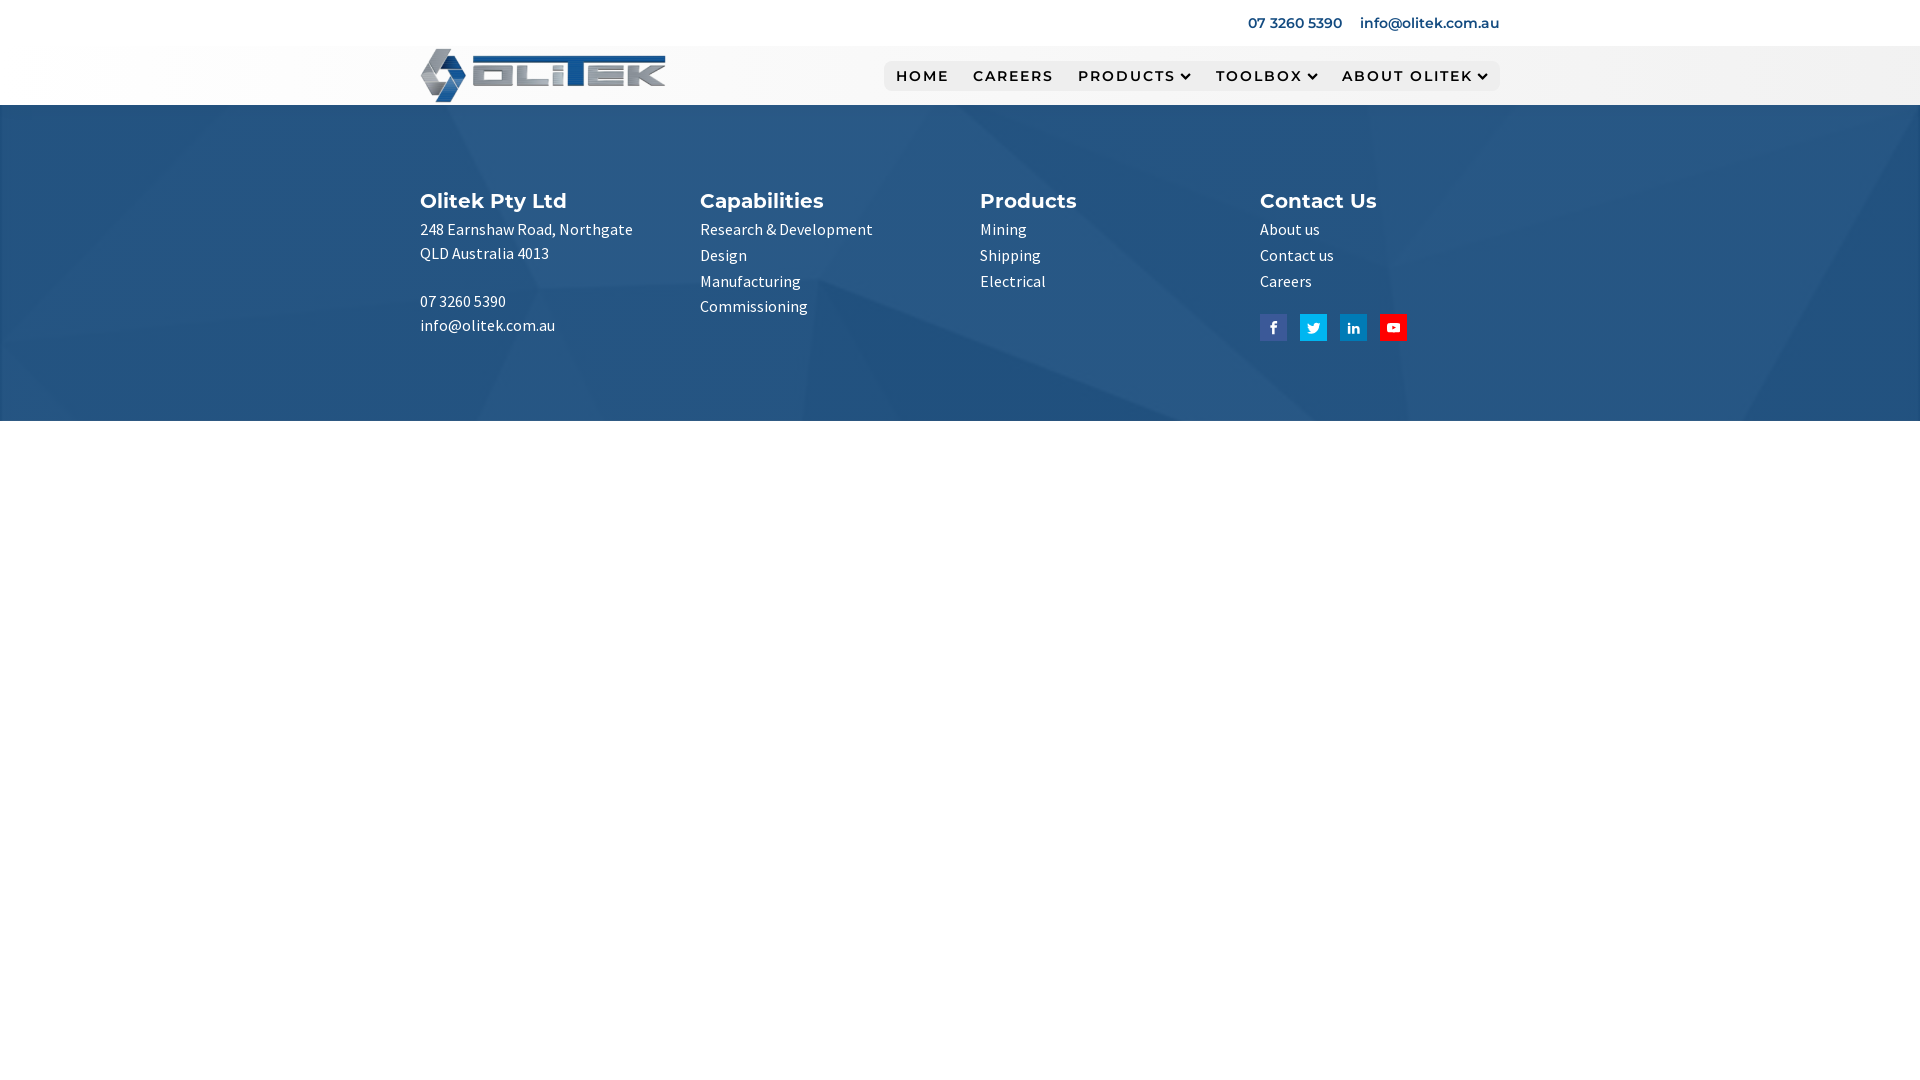 Image resolution: width=1920 pixels, height=1080 pixels. I want to click on 'PRODUCTS', so click(1134, 75).